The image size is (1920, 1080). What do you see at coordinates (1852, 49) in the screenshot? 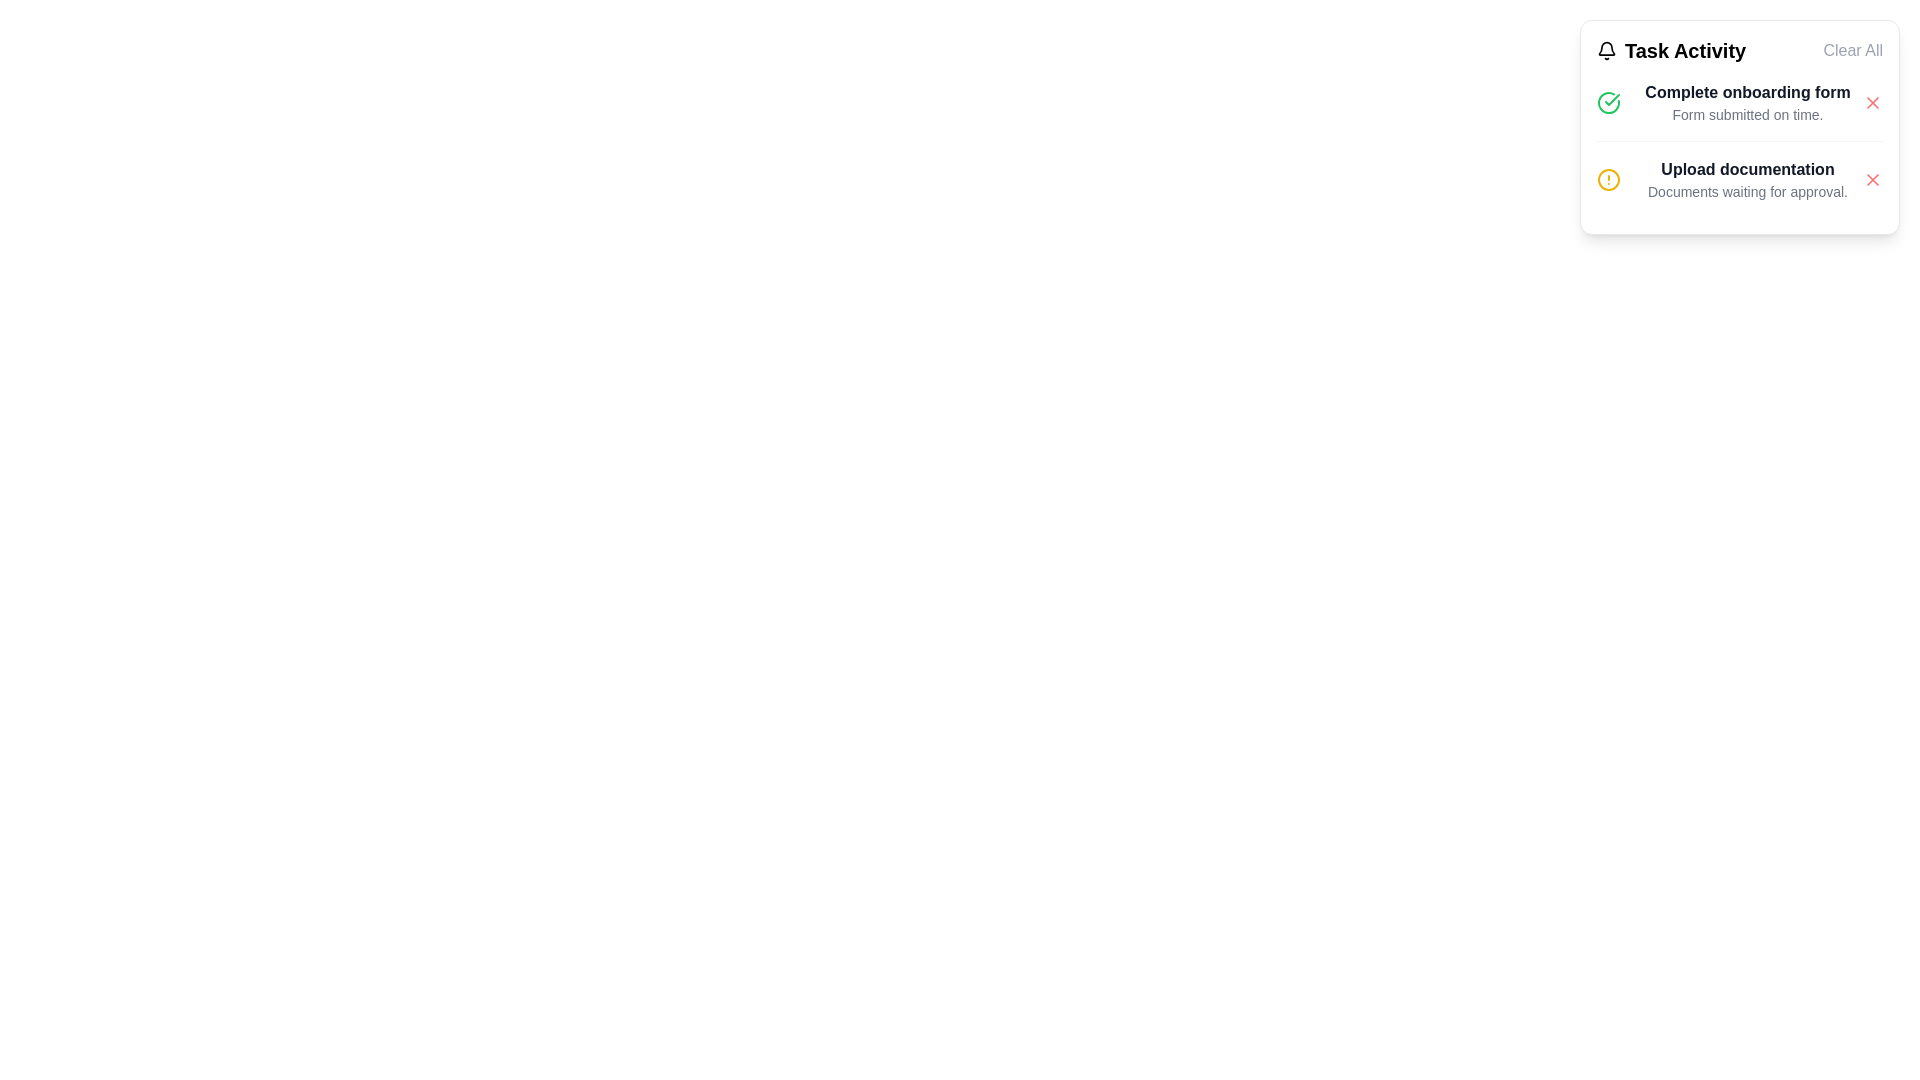
I see `the clear all button located at the top-right corner of the 'Task Activity' section` at bounding box center [1852, 49].